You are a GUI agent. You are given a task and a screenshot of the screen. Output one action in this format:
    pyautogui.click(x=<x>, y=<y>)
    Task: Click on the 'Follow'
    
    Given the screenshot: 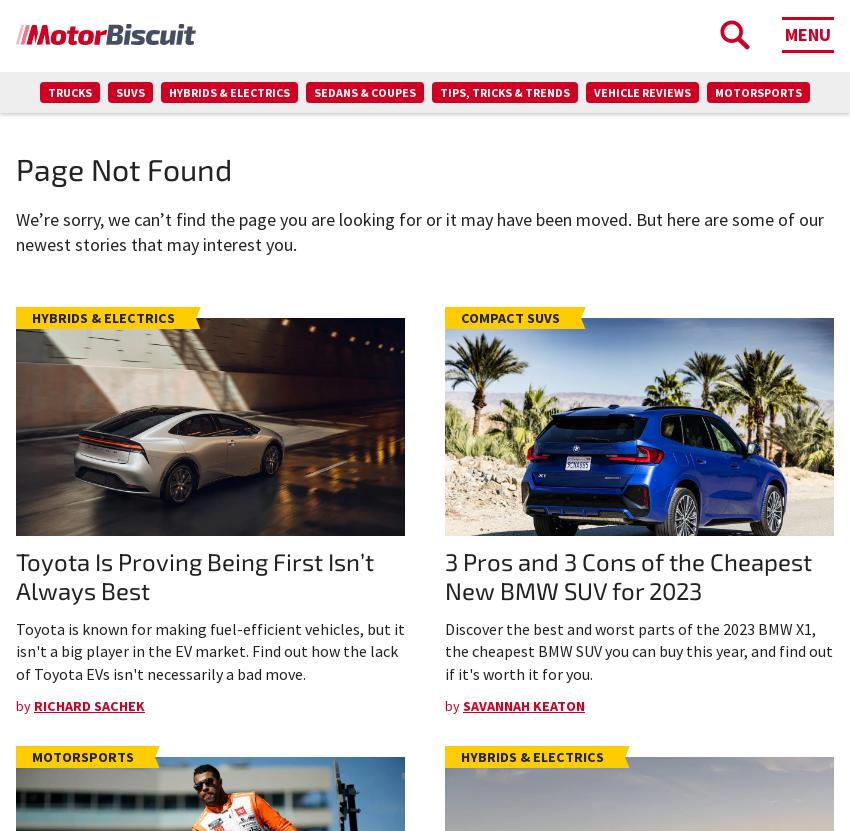 What is the action you would take?
    pyautogui.click(x=546, y=358)
    